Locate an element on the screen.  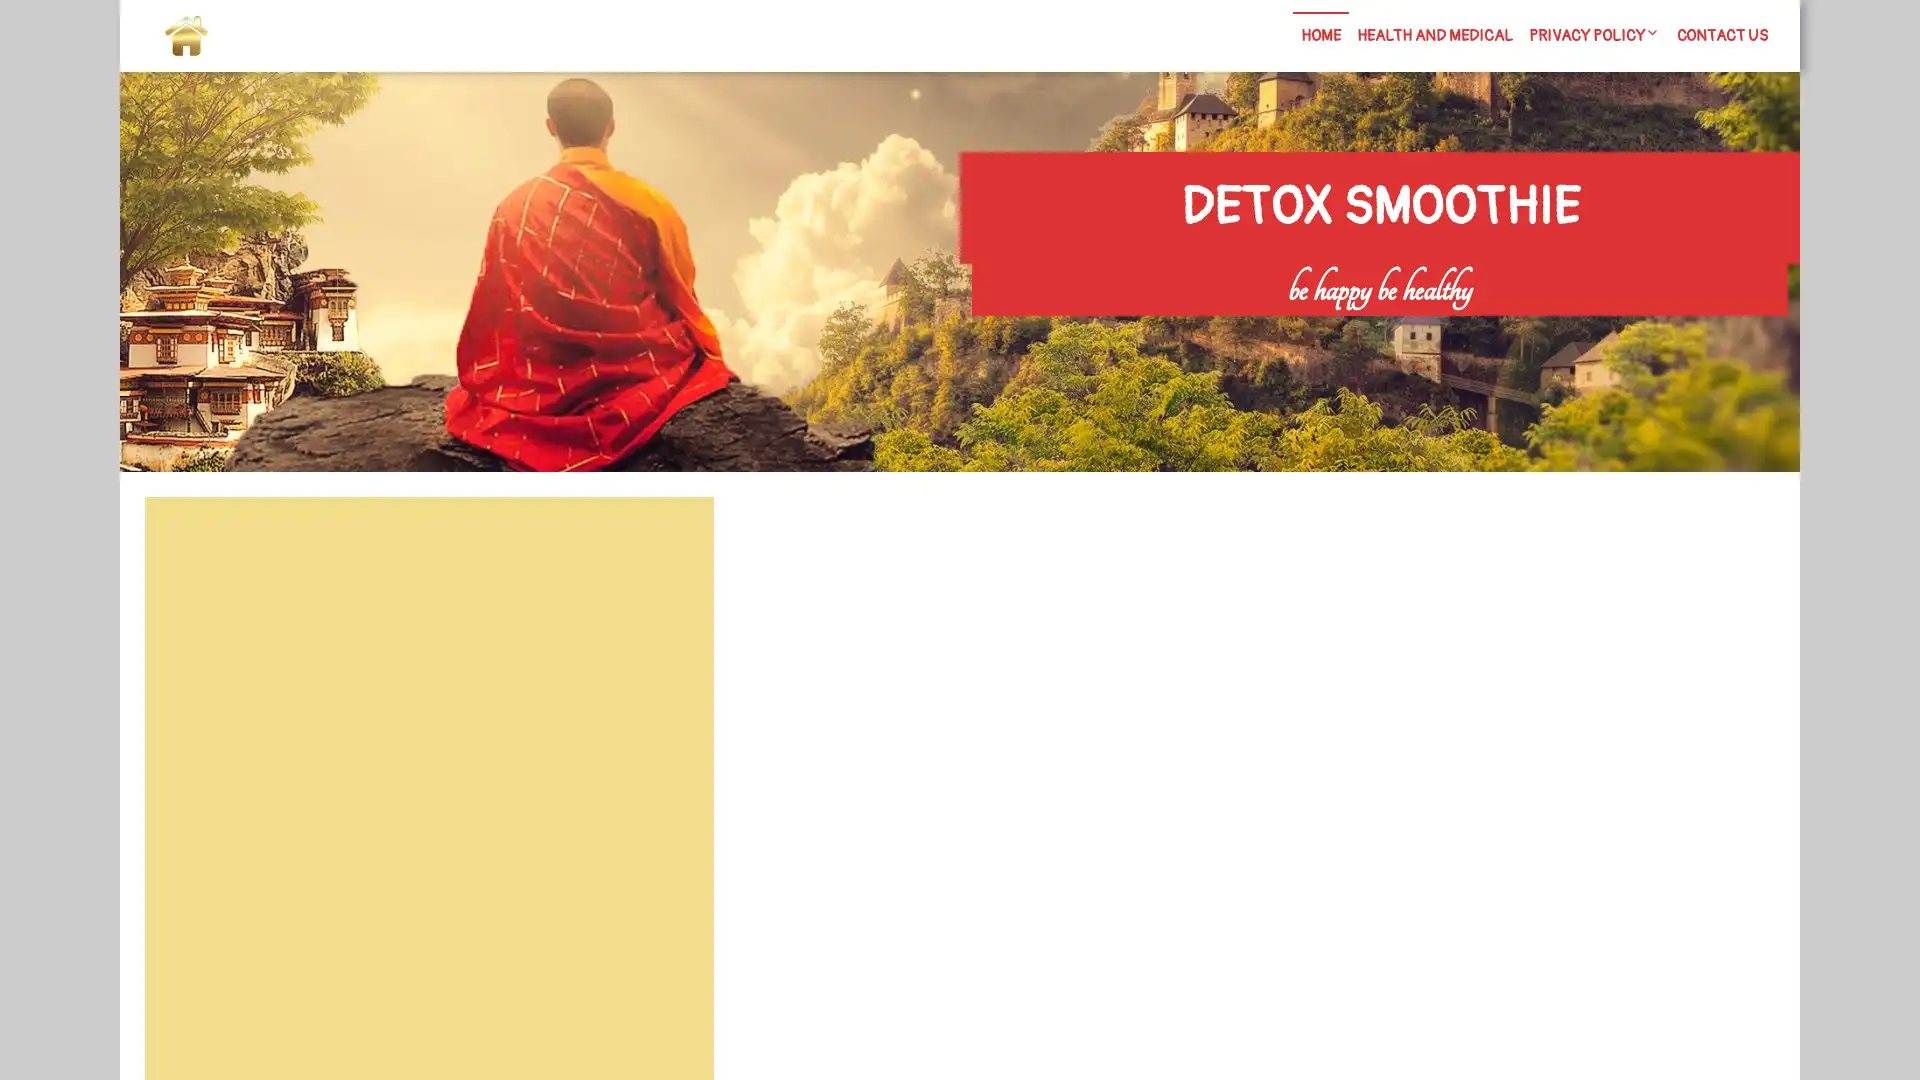
Search is located at coordinates (1557, 327).